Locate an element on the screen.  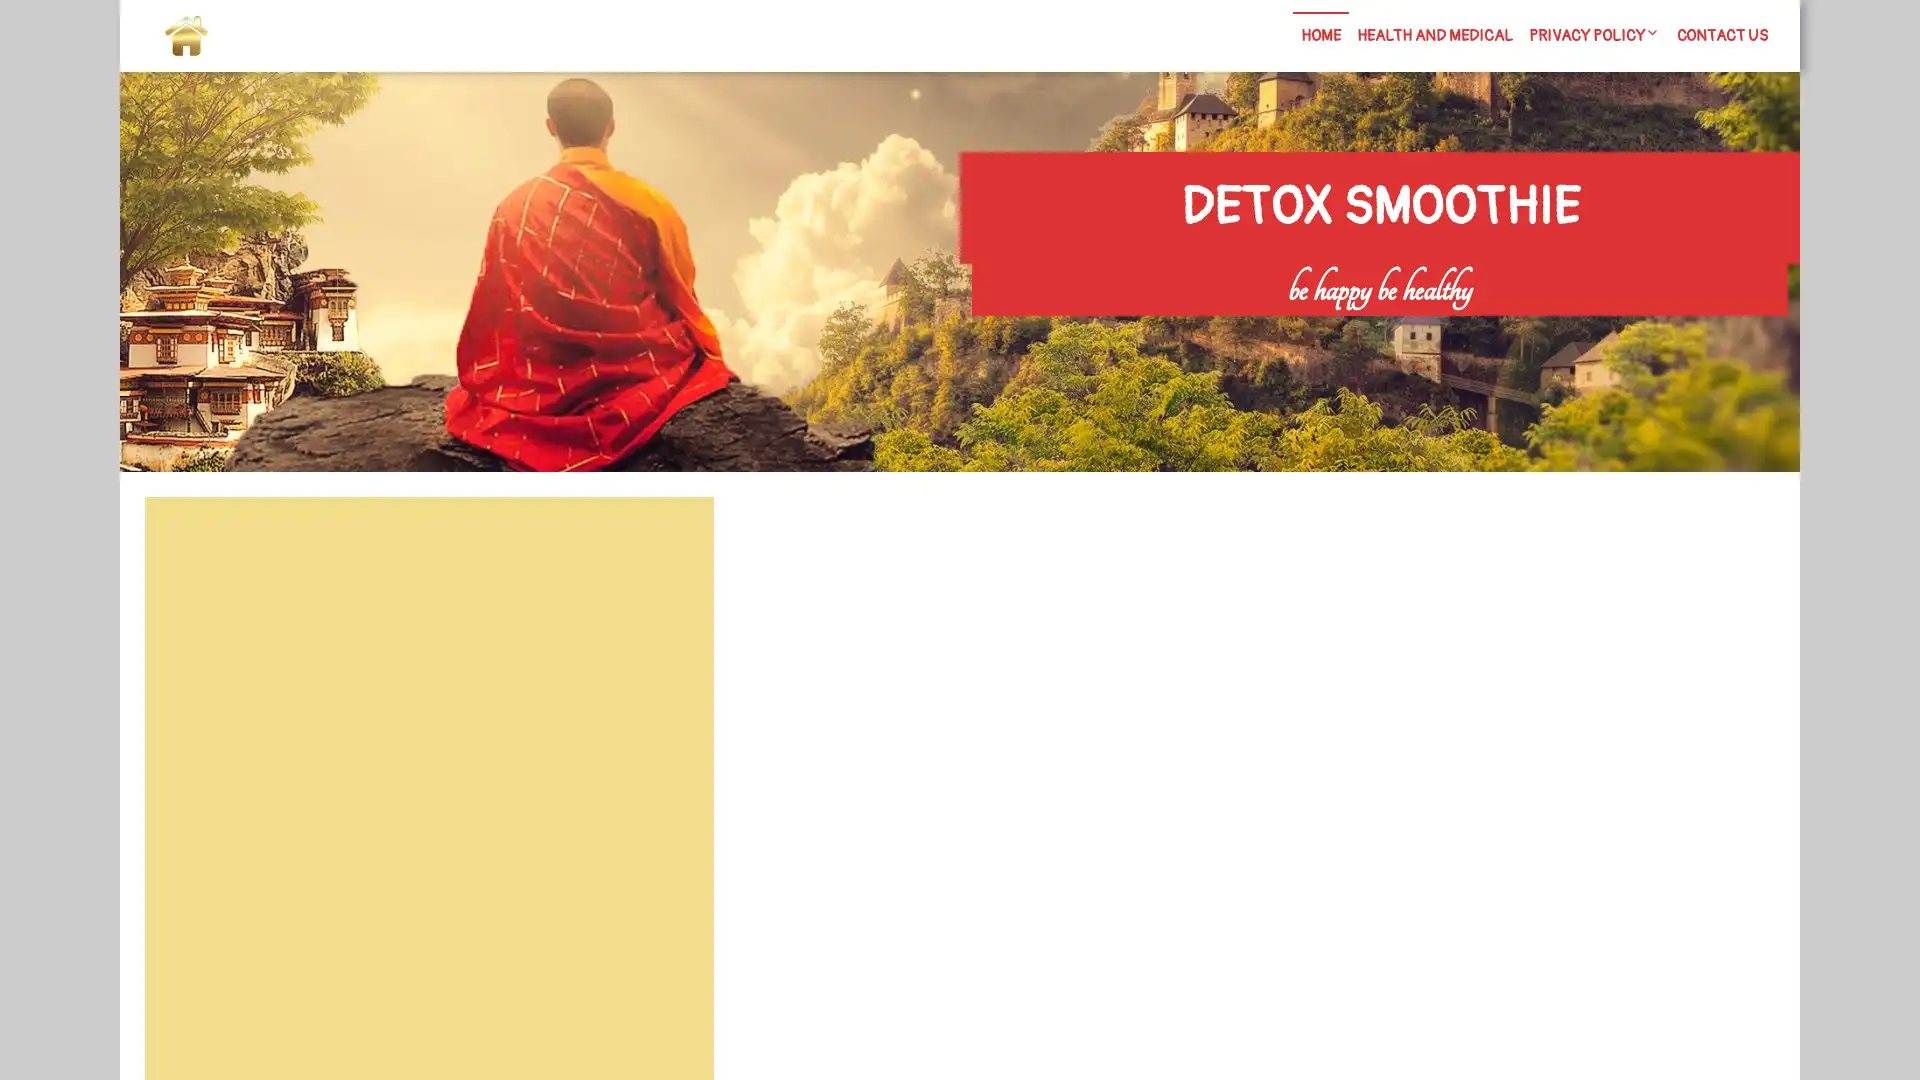
Search is located at coordinates (1557, 327).